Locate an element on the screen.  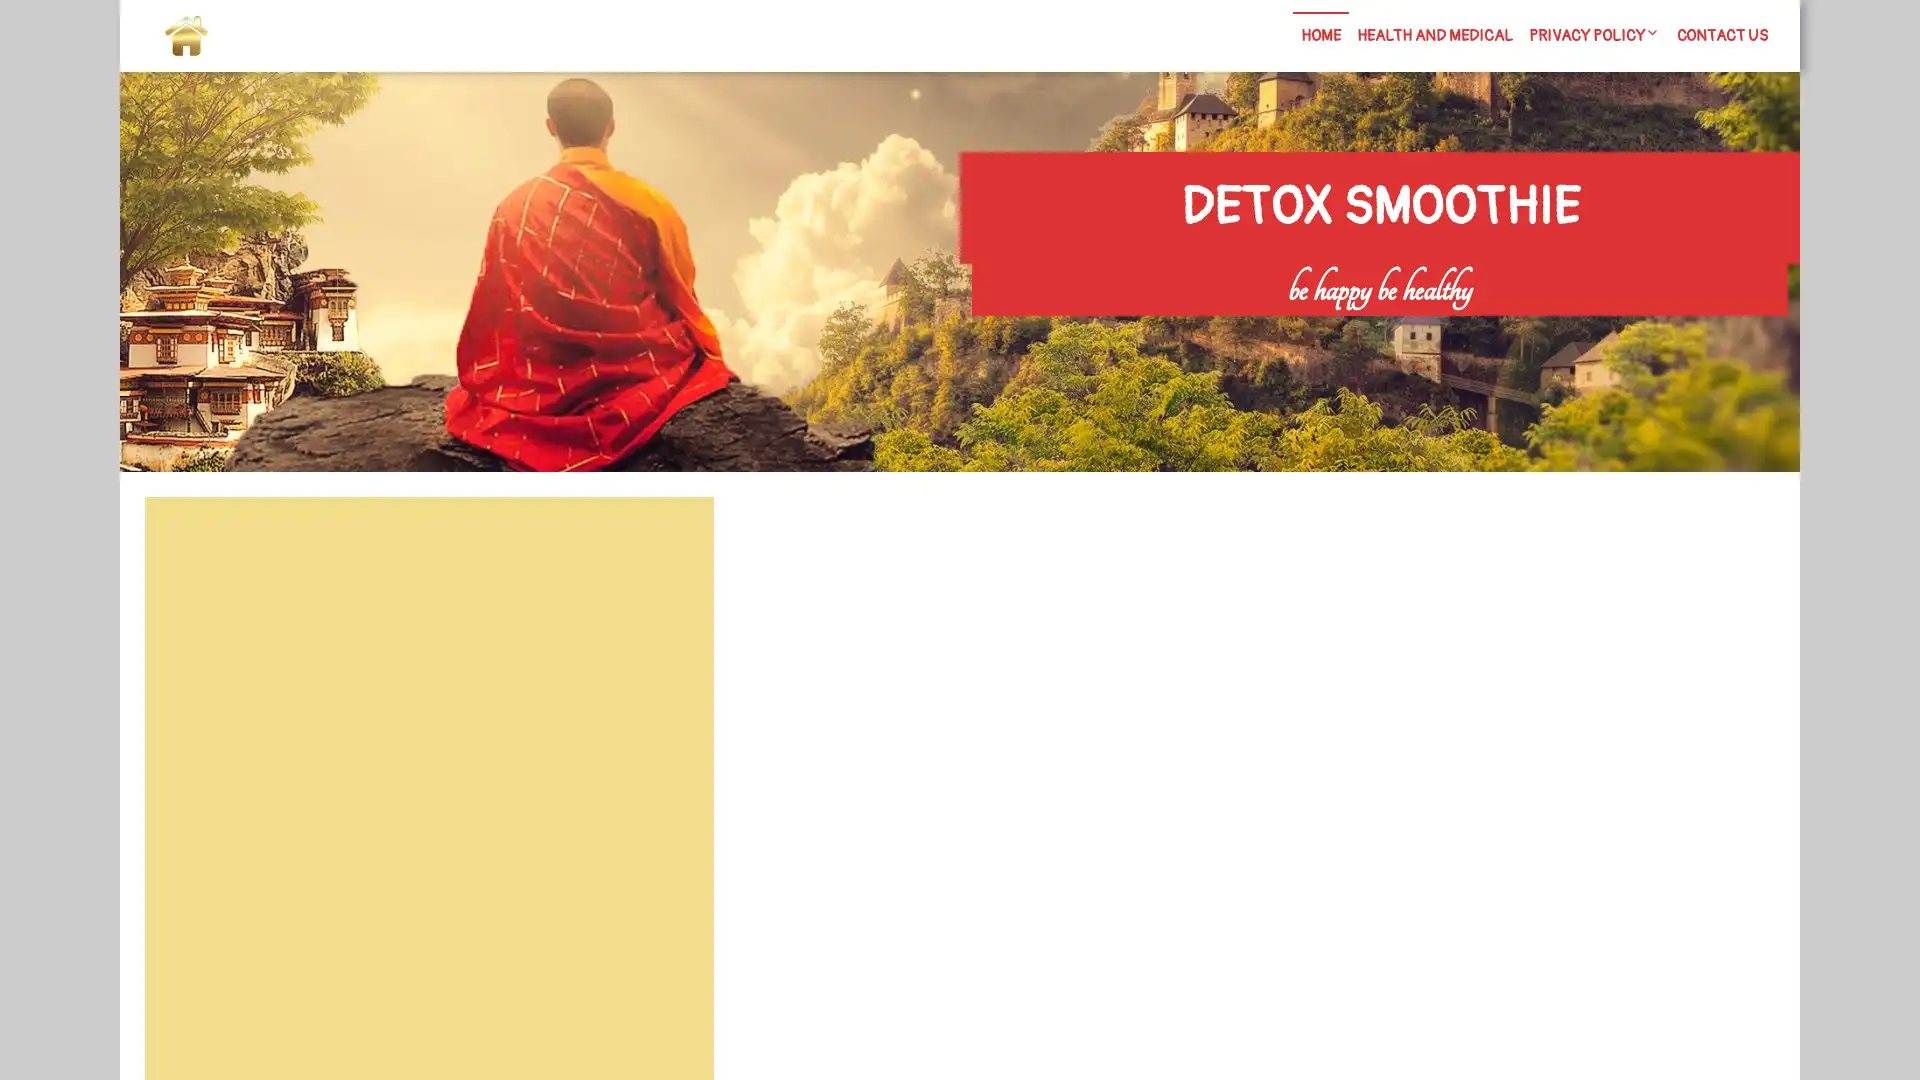
Search is located at coordinates (1557, 327).